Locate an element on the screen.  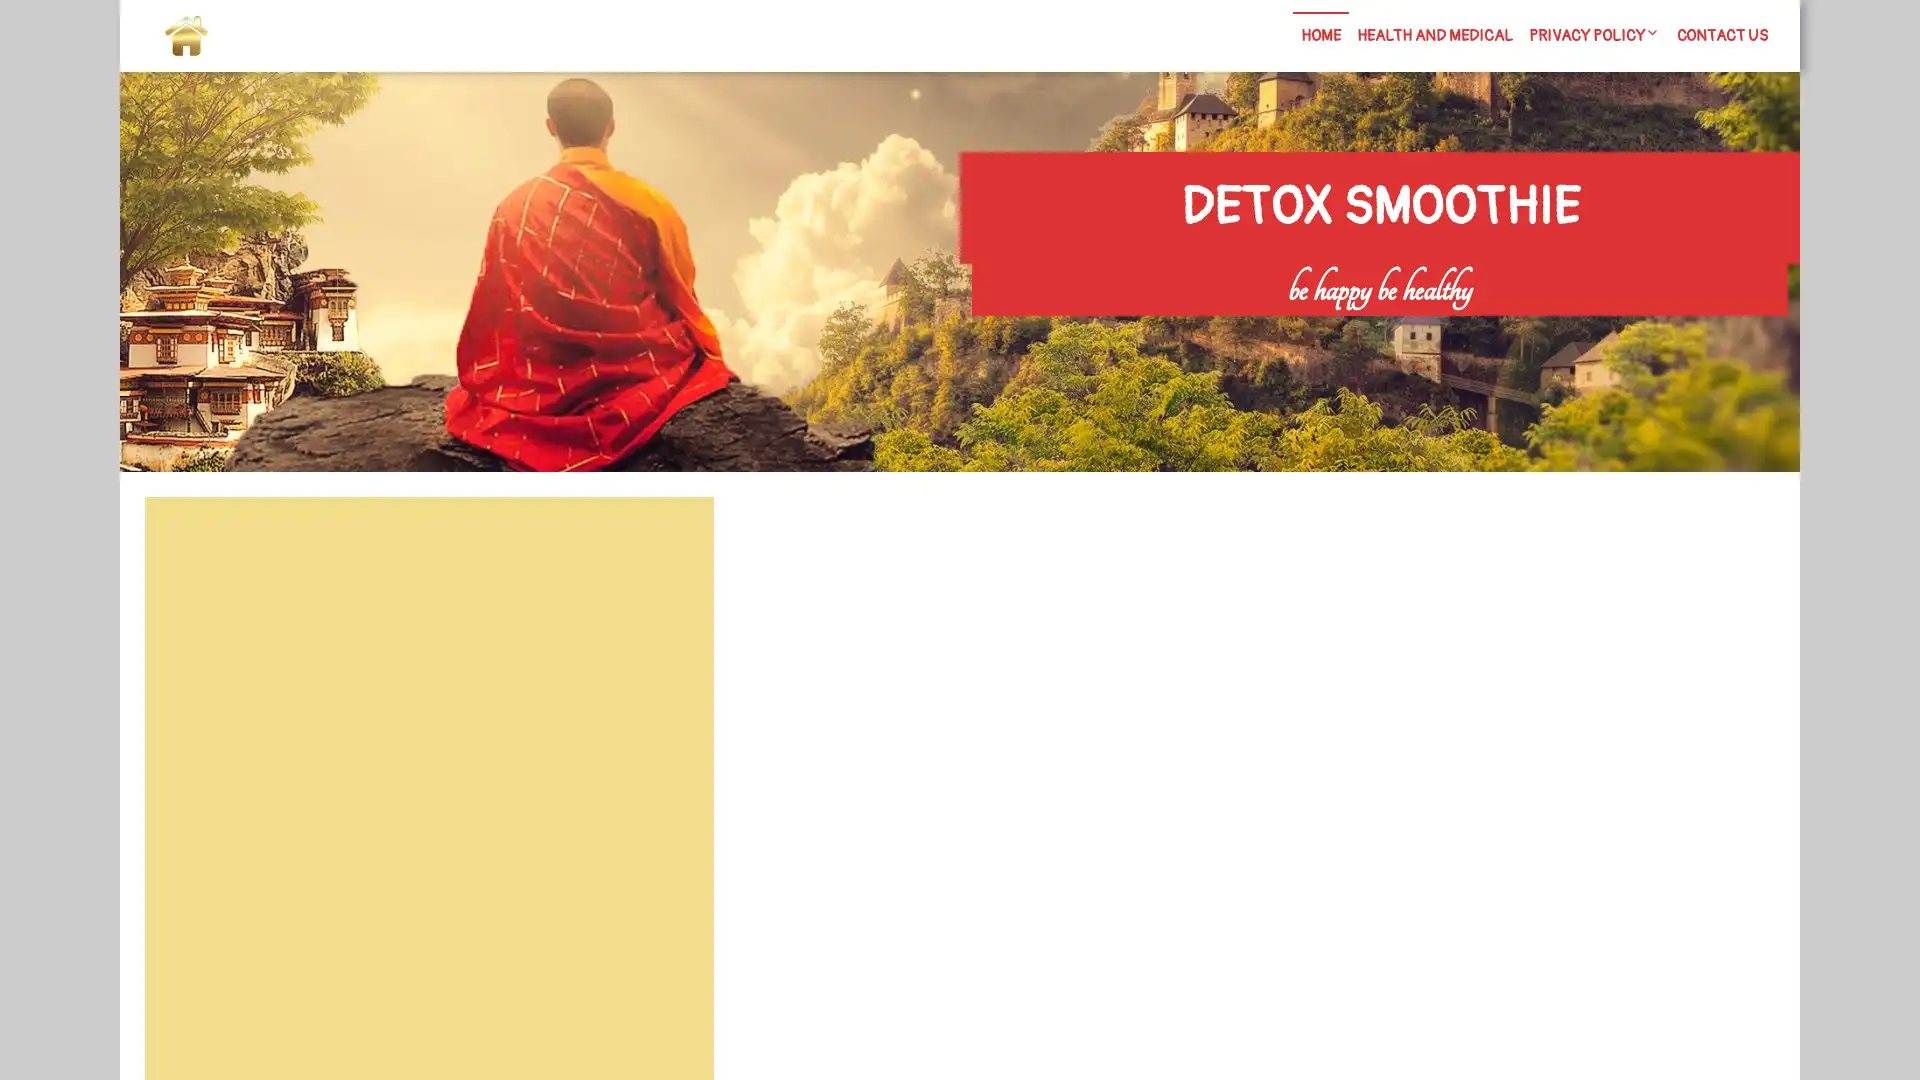
Search is located at coordinates (1557, 327).